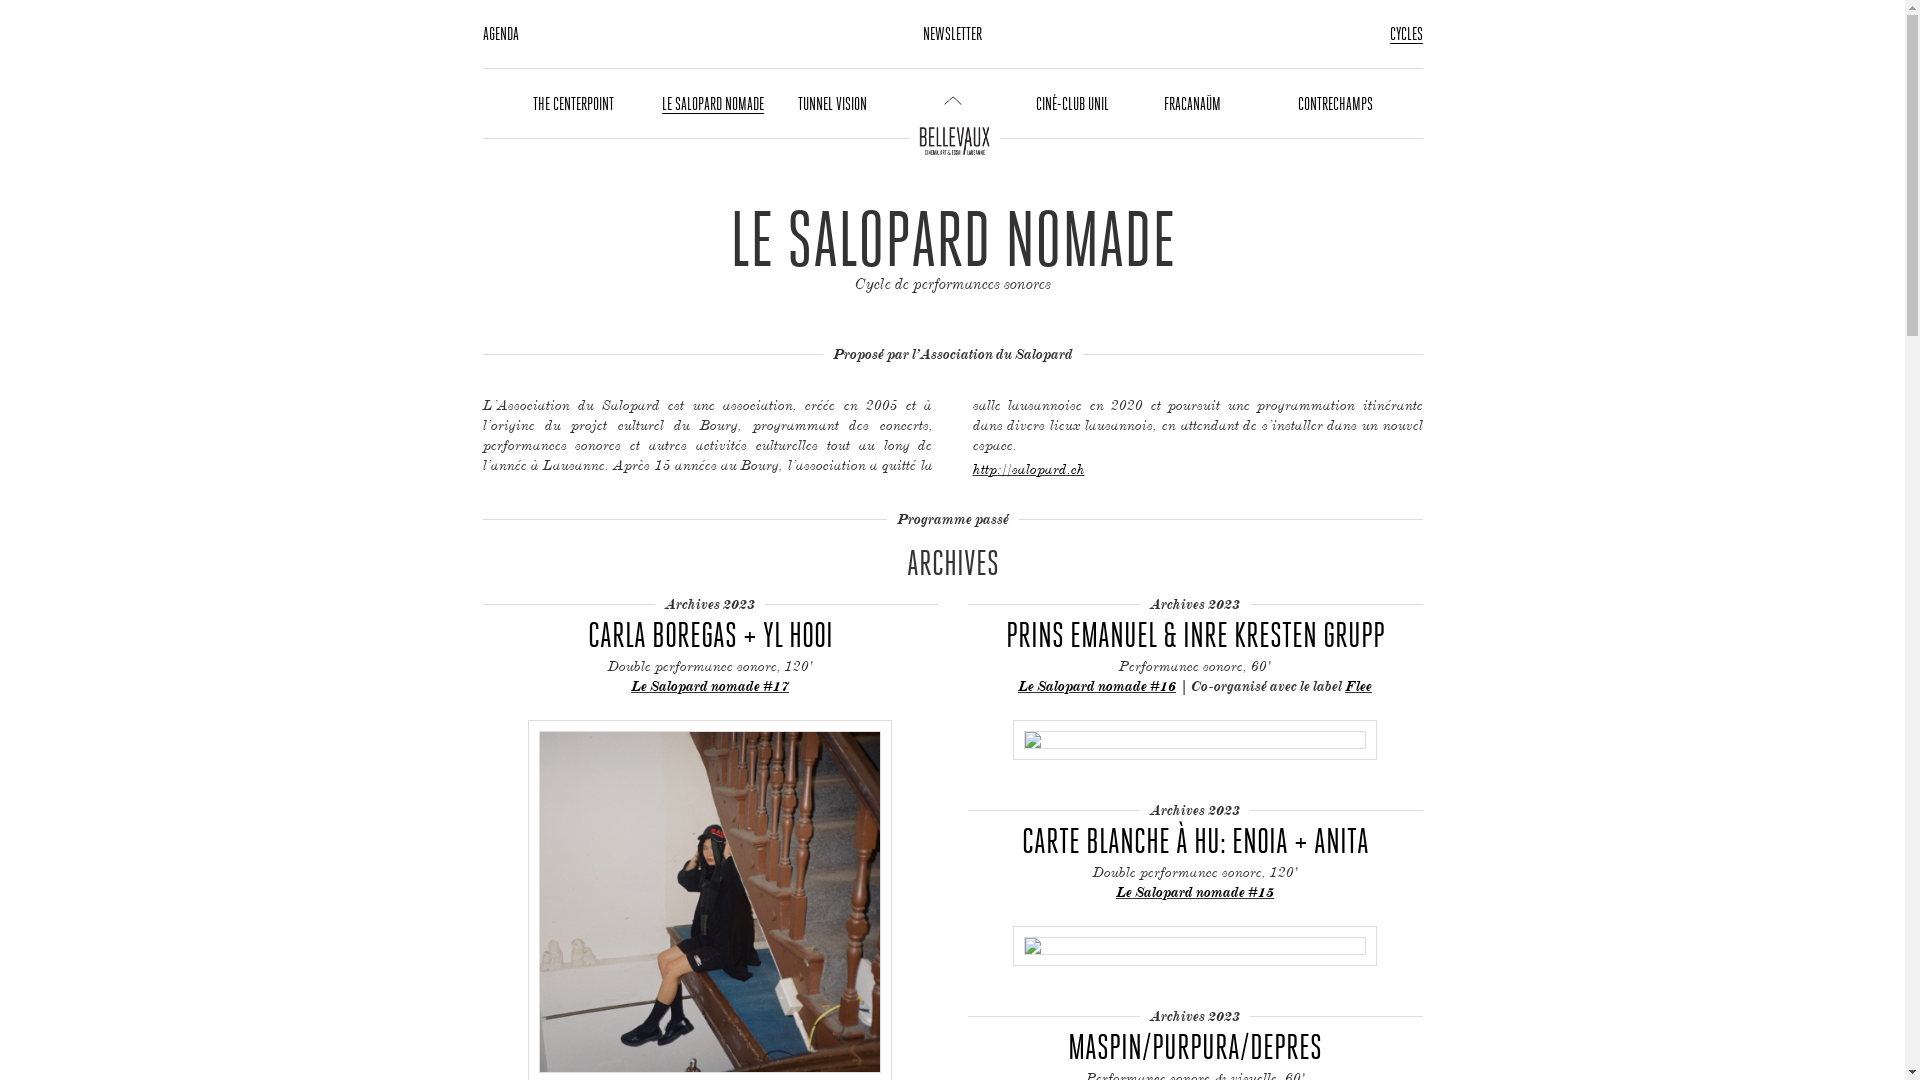  Describe the element at coordinates (571, 103) in the screenshot. I see `'THE CENTERPOINT'` at that location.